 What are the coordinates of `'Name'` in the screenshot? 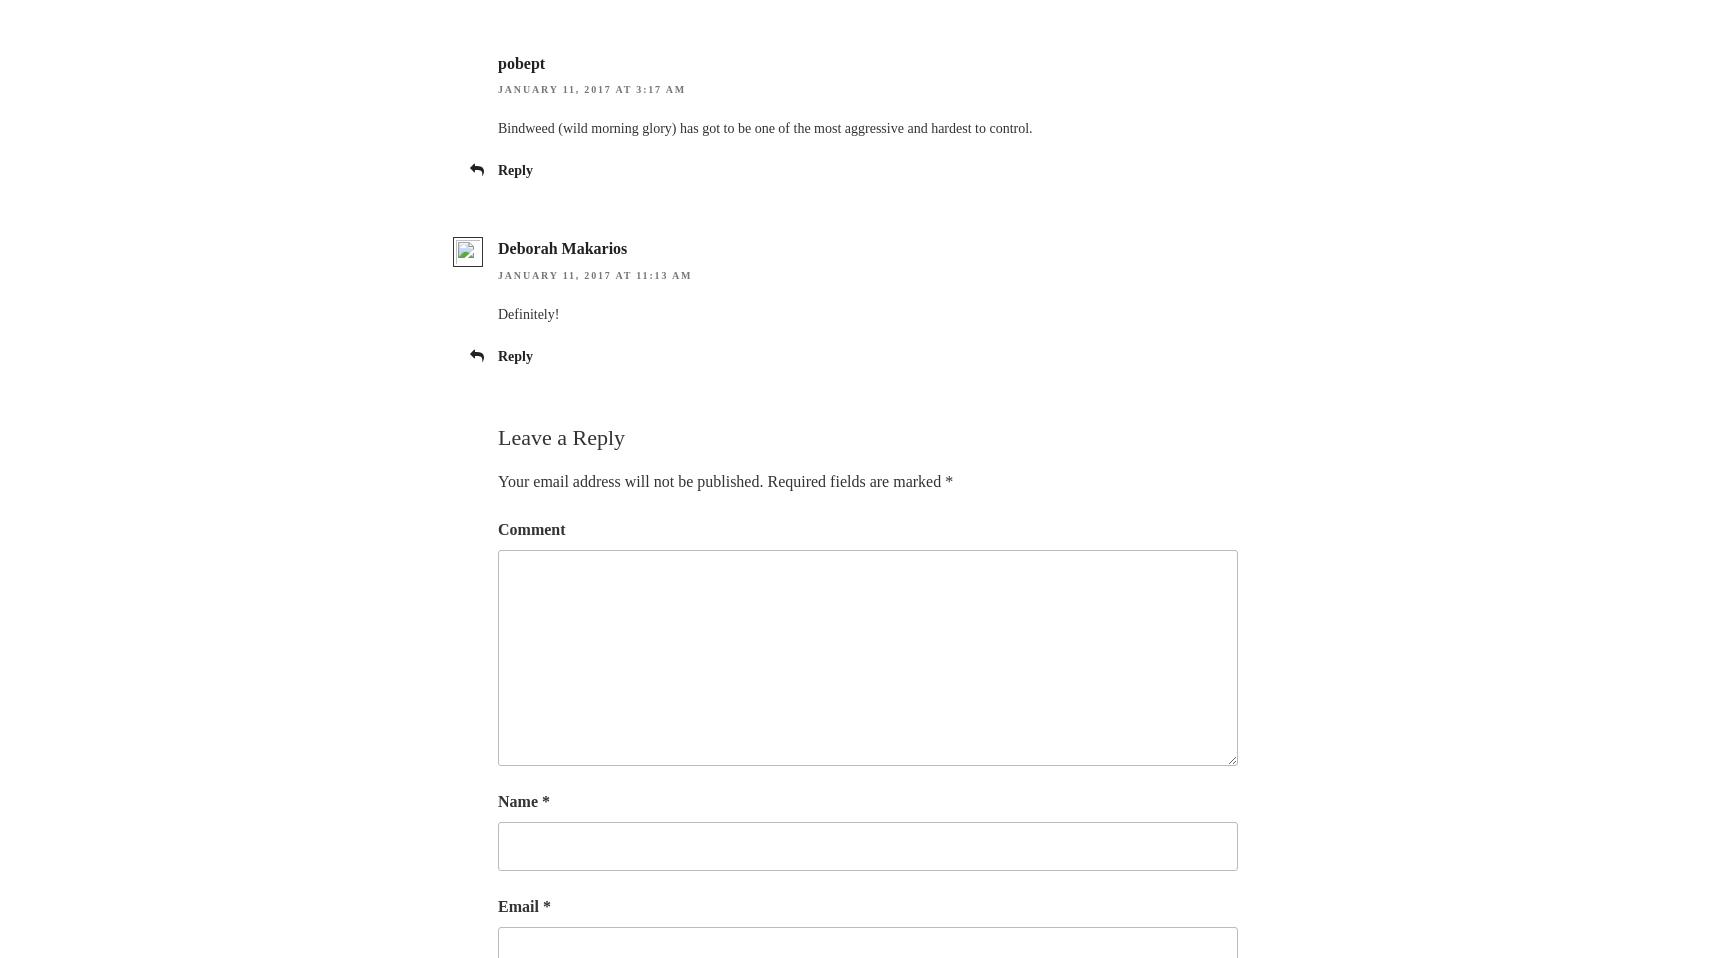 It's located at (519, 800).